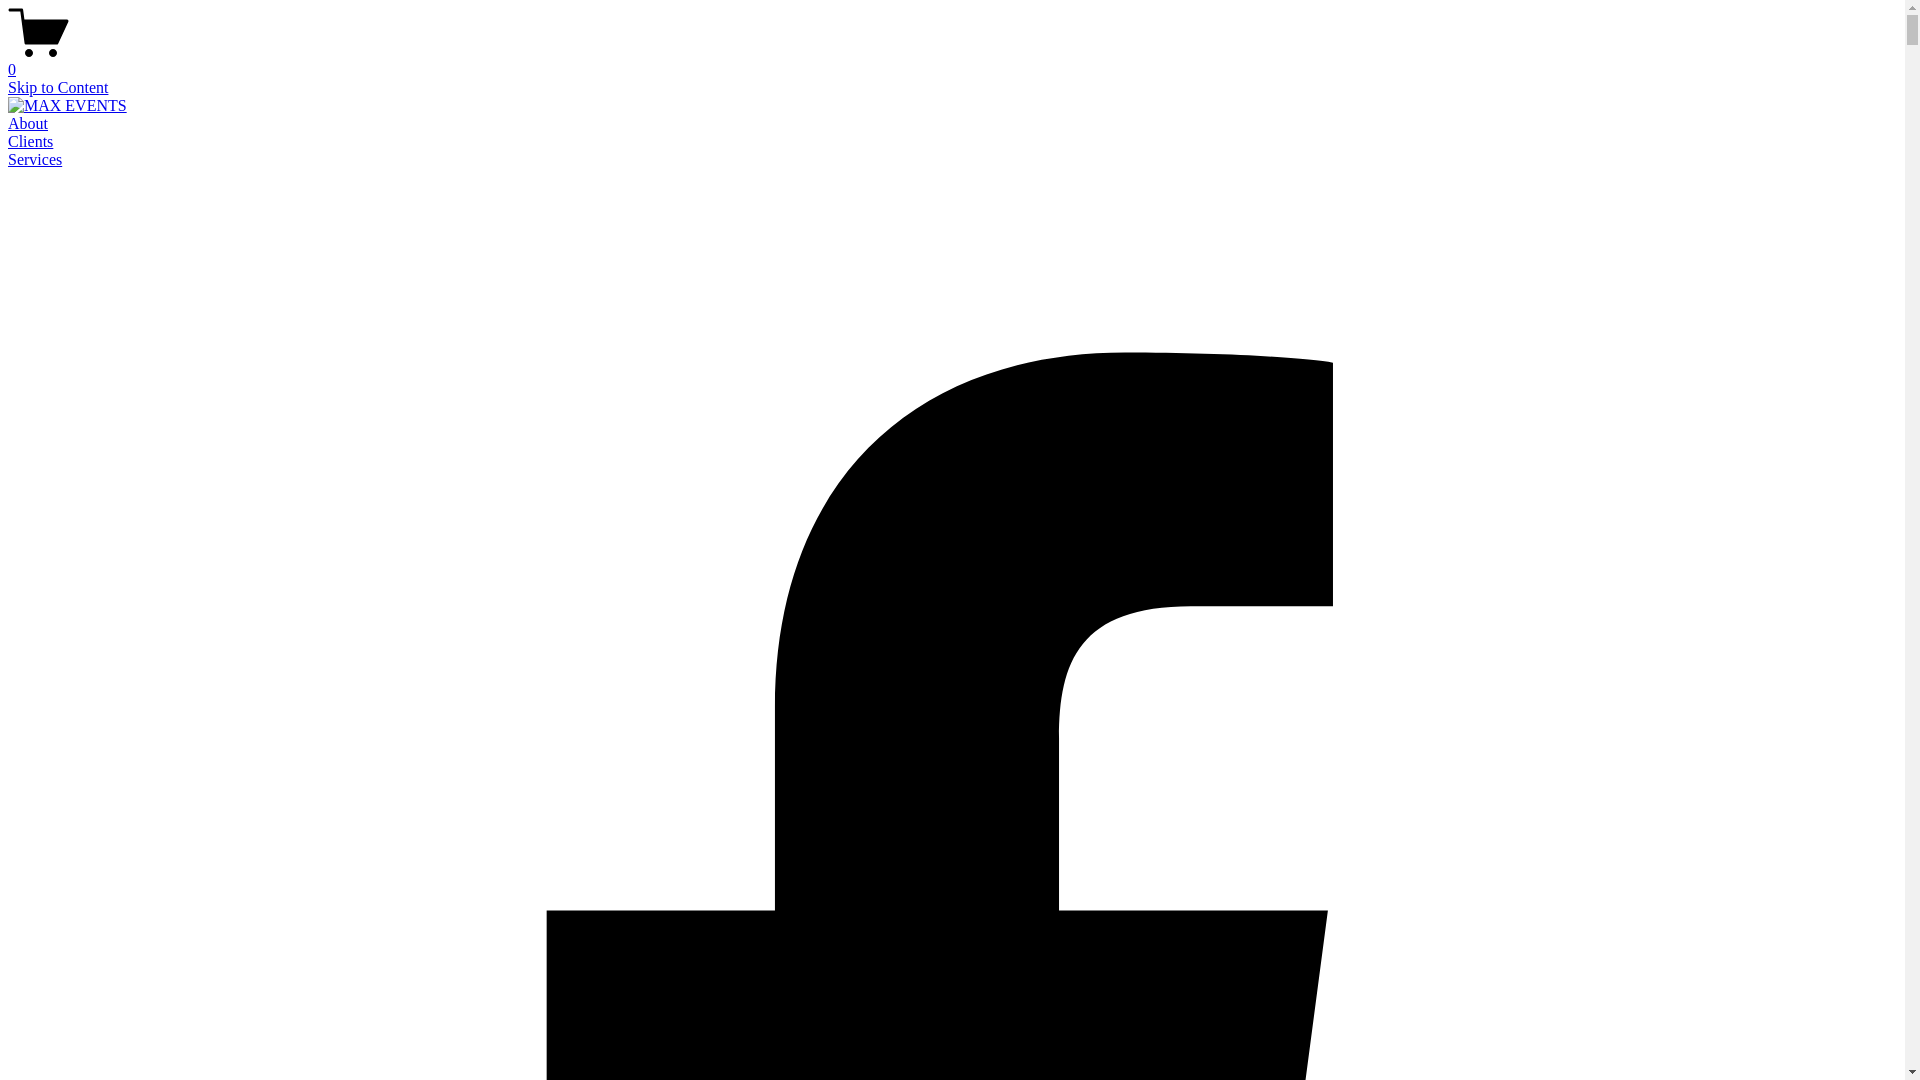 The width and height of the screenshot is (1920, 1080). What do you see at coordinates (8, 158) in the screenshot?
I see `'Services'` at bounding box center [8, 158].